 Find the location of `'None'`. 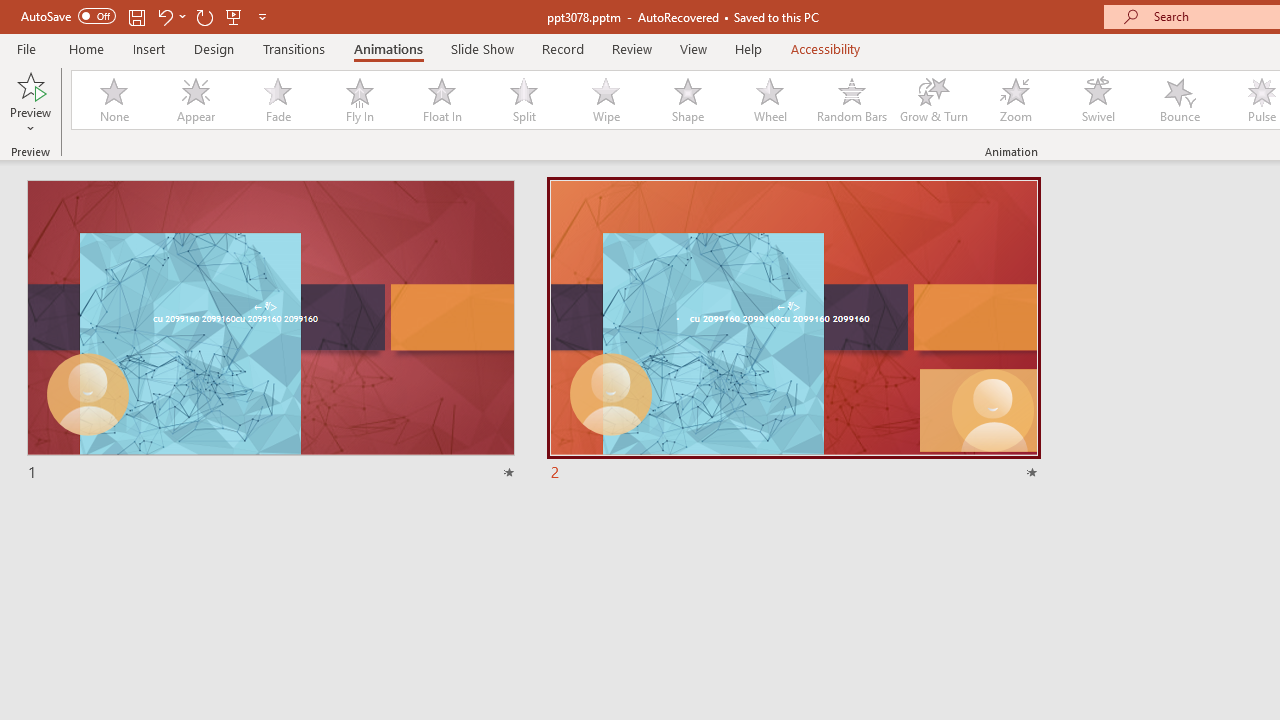

'None' is located at coordinates (112, 100).